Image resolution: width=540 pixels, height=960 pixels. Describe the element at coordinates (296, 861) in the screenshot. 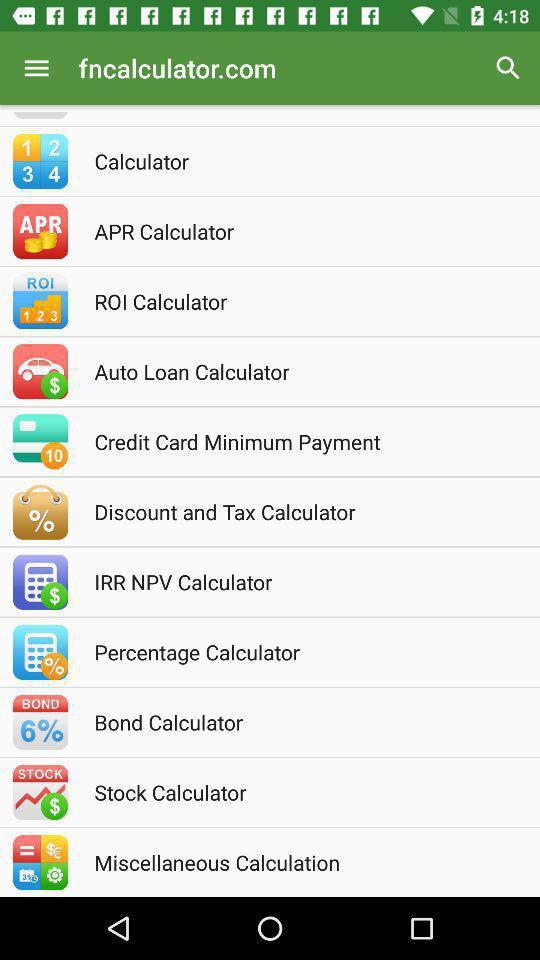

I see `the miscellaneous calculation icon` at that location.